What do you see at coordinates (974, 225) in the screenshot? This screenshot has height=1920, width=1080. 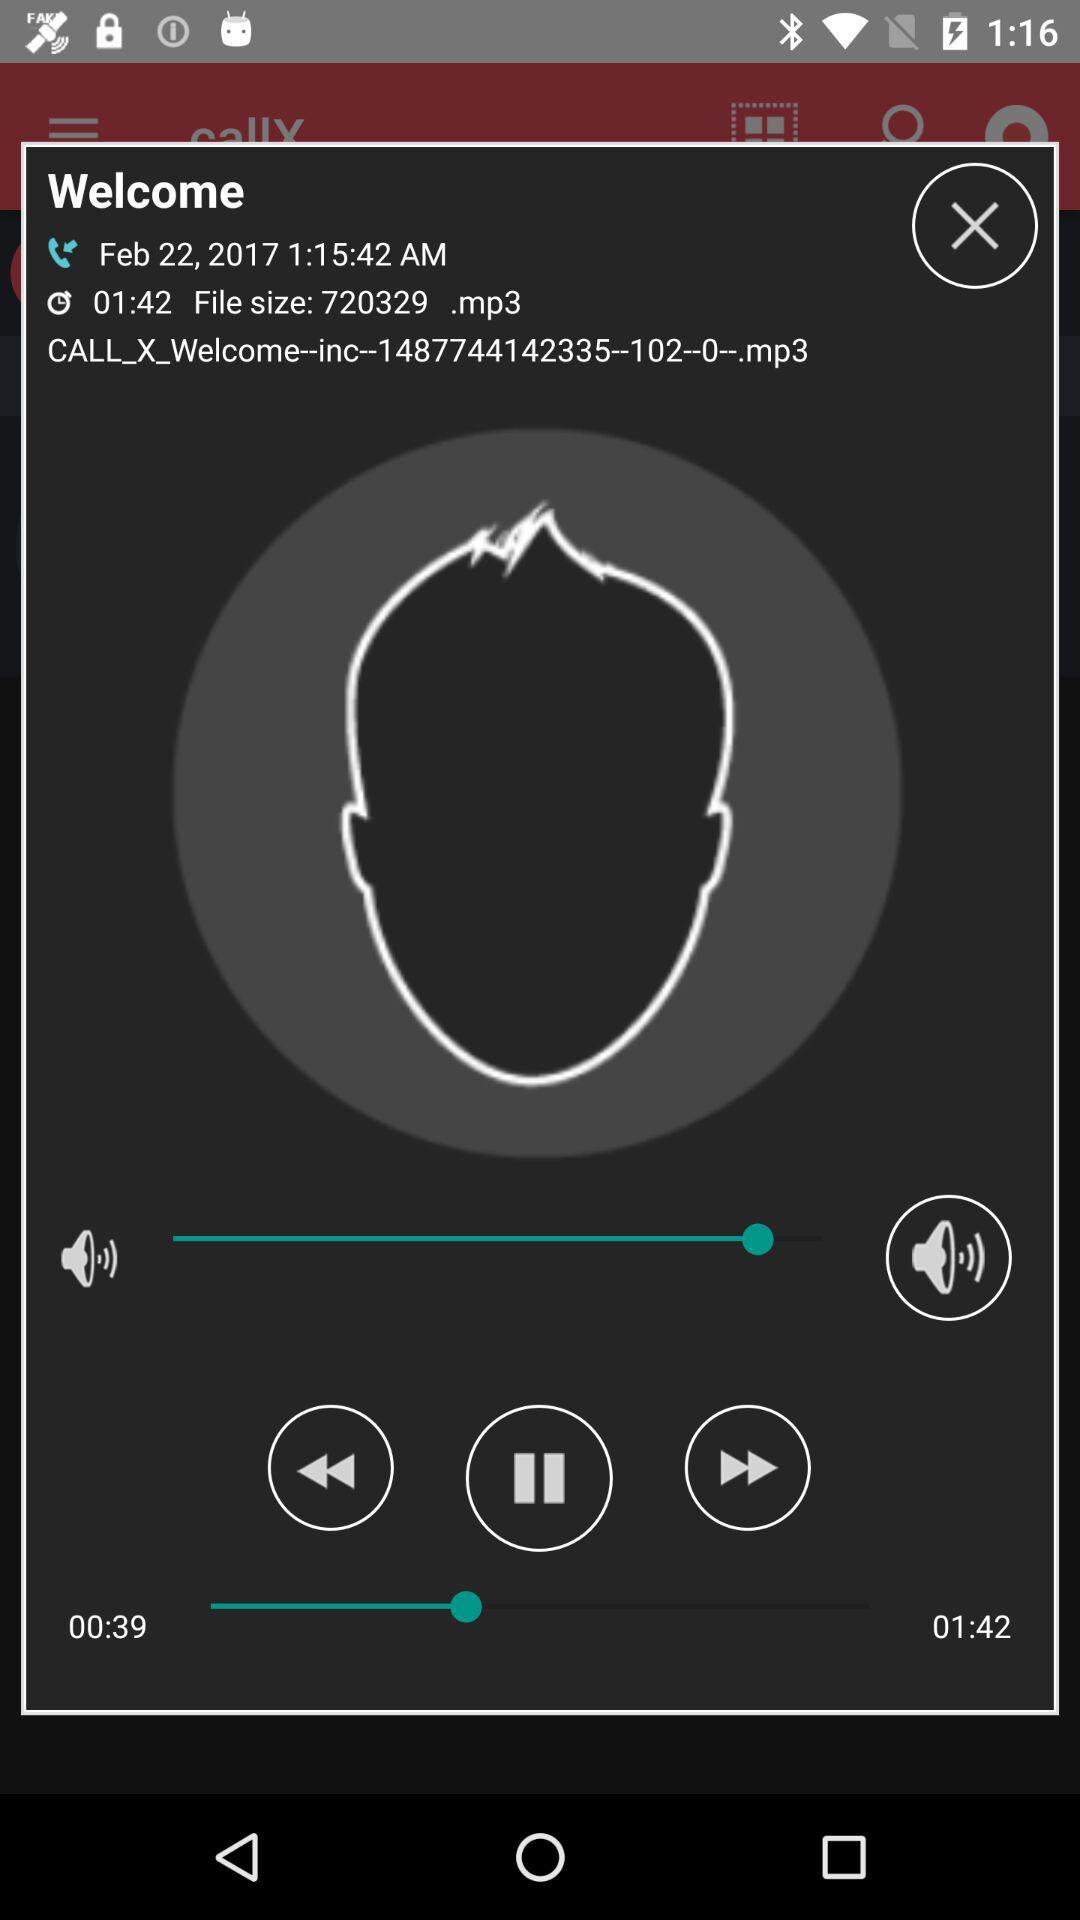 I see `icon next to the .mp3 icon` at bounding box center [974, 225].